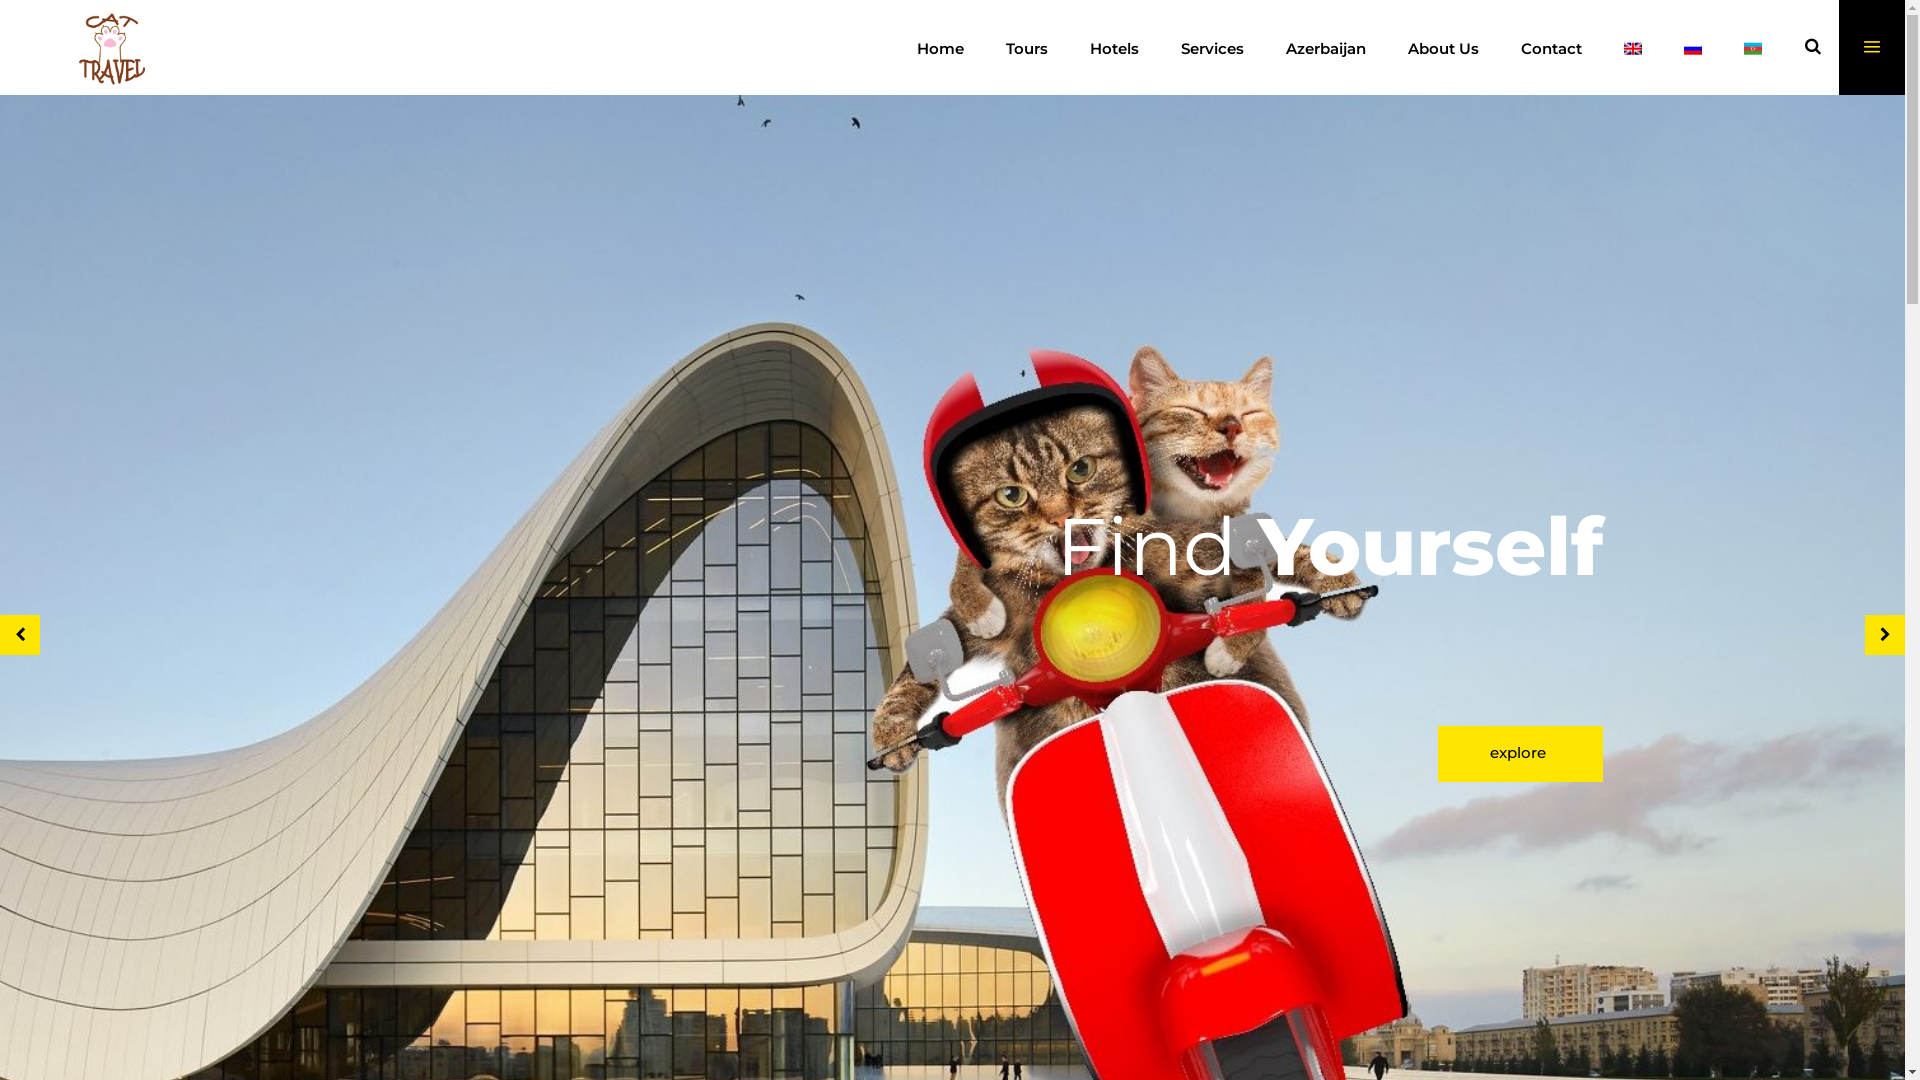 The image size is (1920, 1080). Describe the element at coordinates (1211, 46) in the screenshot. I see `'Services'` at that location.